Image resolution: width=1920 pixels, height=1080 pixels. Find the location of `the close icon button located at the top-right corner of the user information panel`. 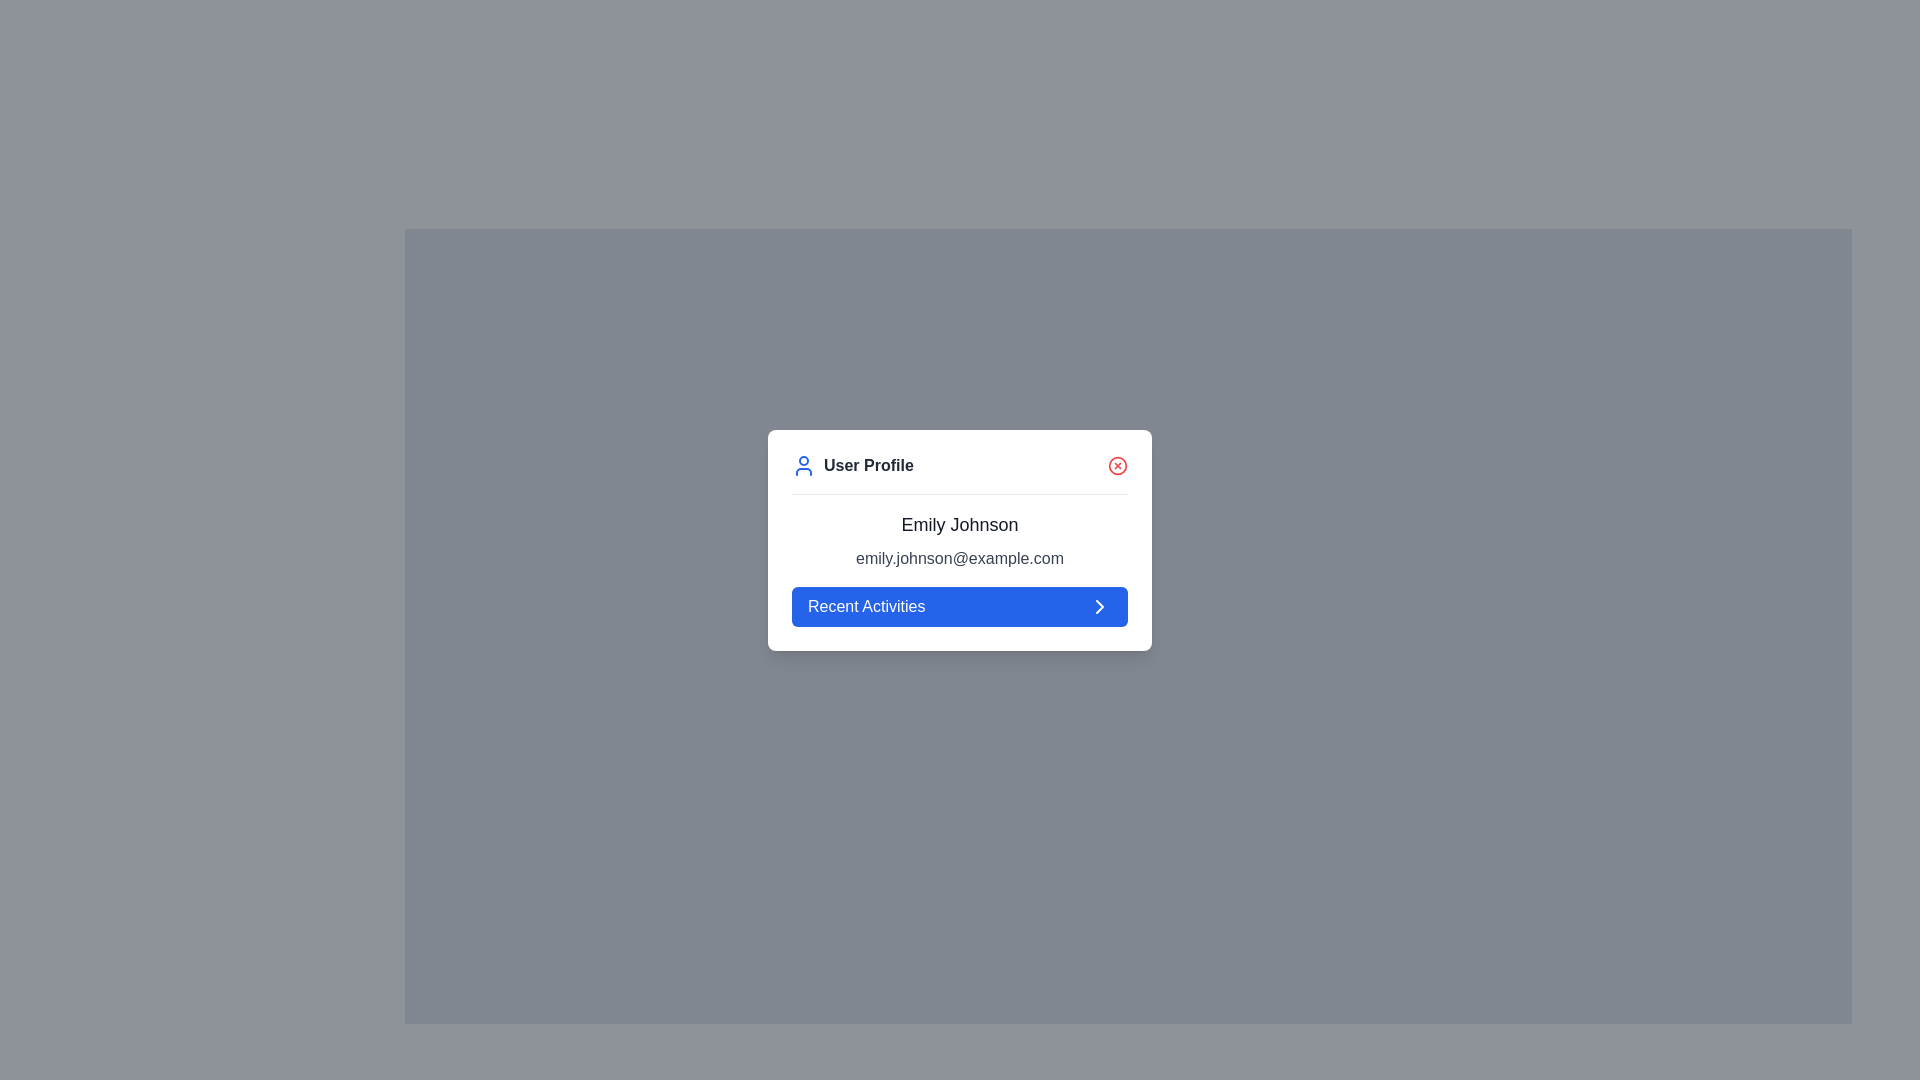

the close icon button located at the top-right corner of the user information panel is located at coordinates (1117, 465).